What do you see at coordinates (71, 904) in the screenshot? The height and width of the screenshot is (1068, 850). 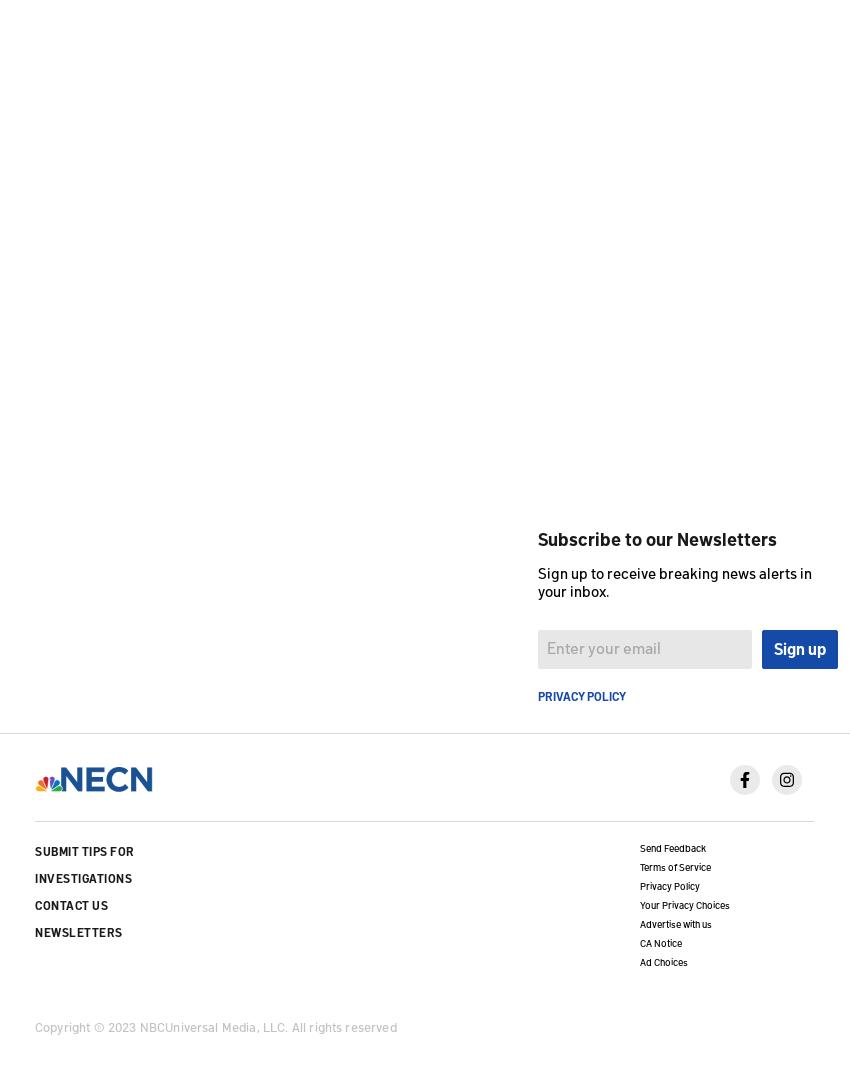 I see `'Contact Us'` at bounding box center [71, 904].